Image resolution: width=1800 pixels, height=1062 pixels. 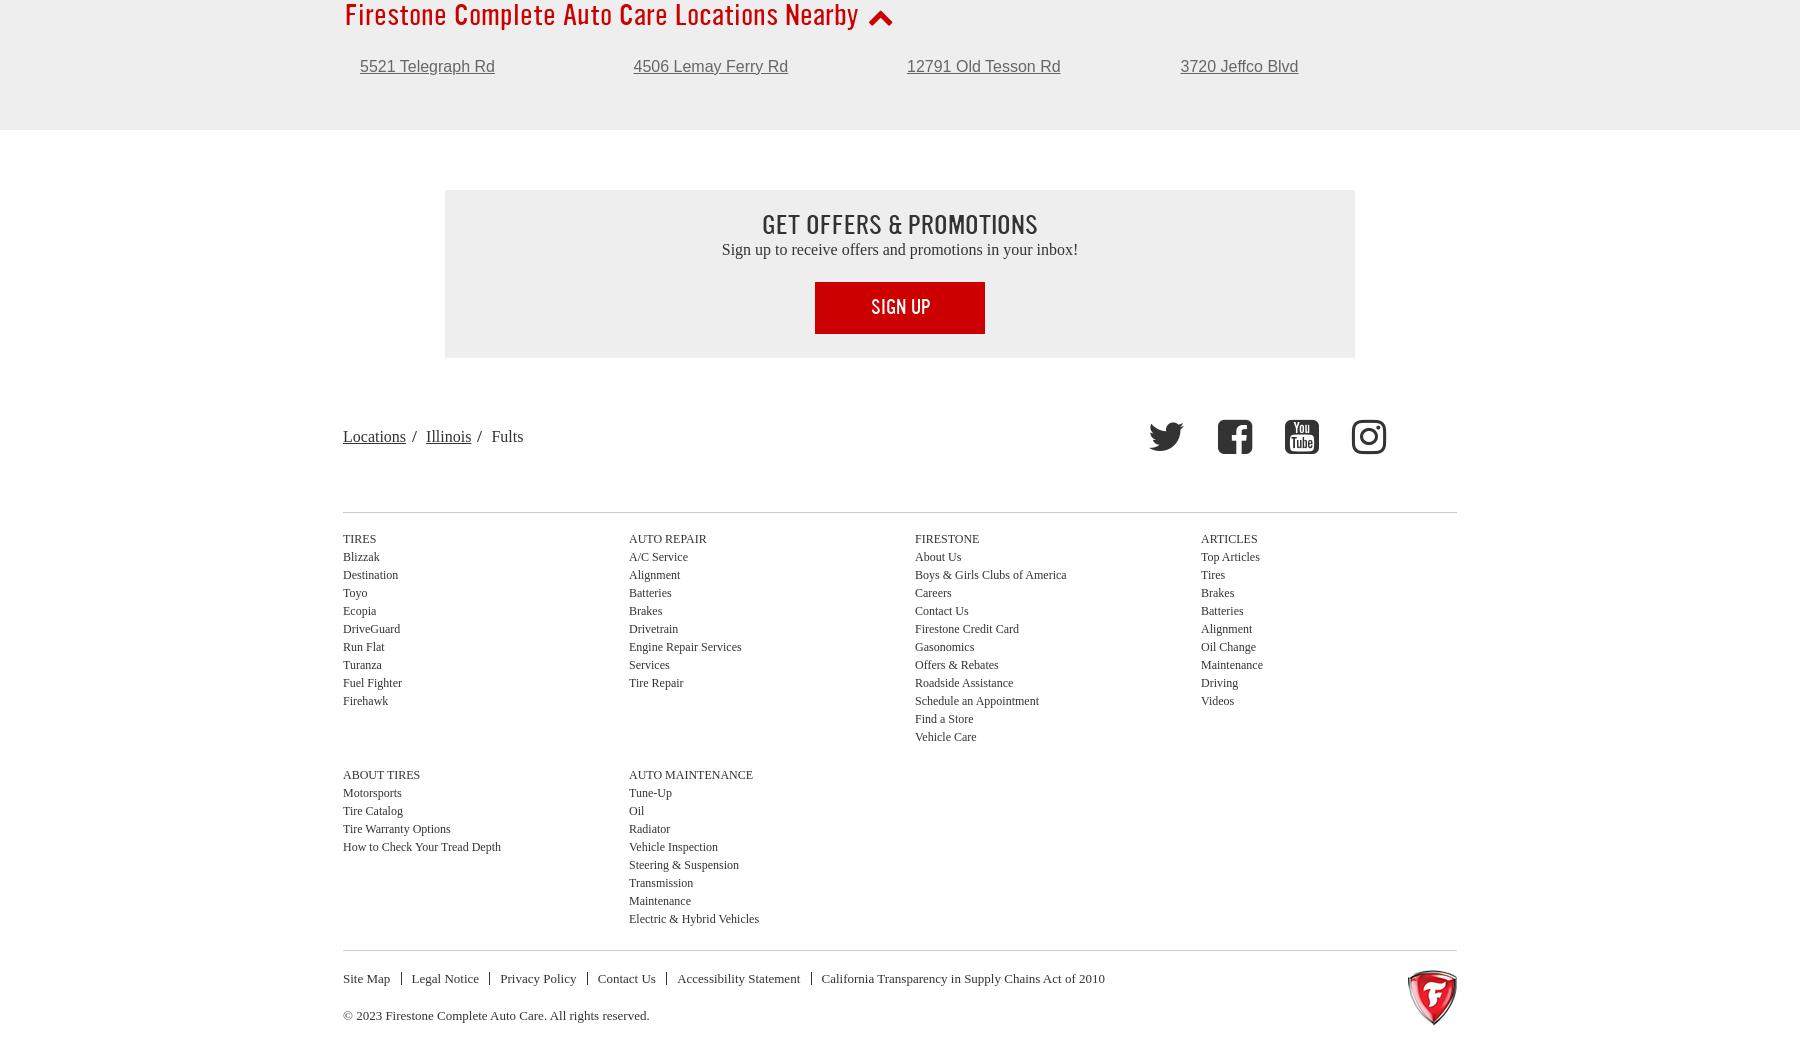 What do you see at coordinates (709, 66) in the screenshot?
I see `'4506 Lemay Ferry Rd'` at bounding box center [709, 66].